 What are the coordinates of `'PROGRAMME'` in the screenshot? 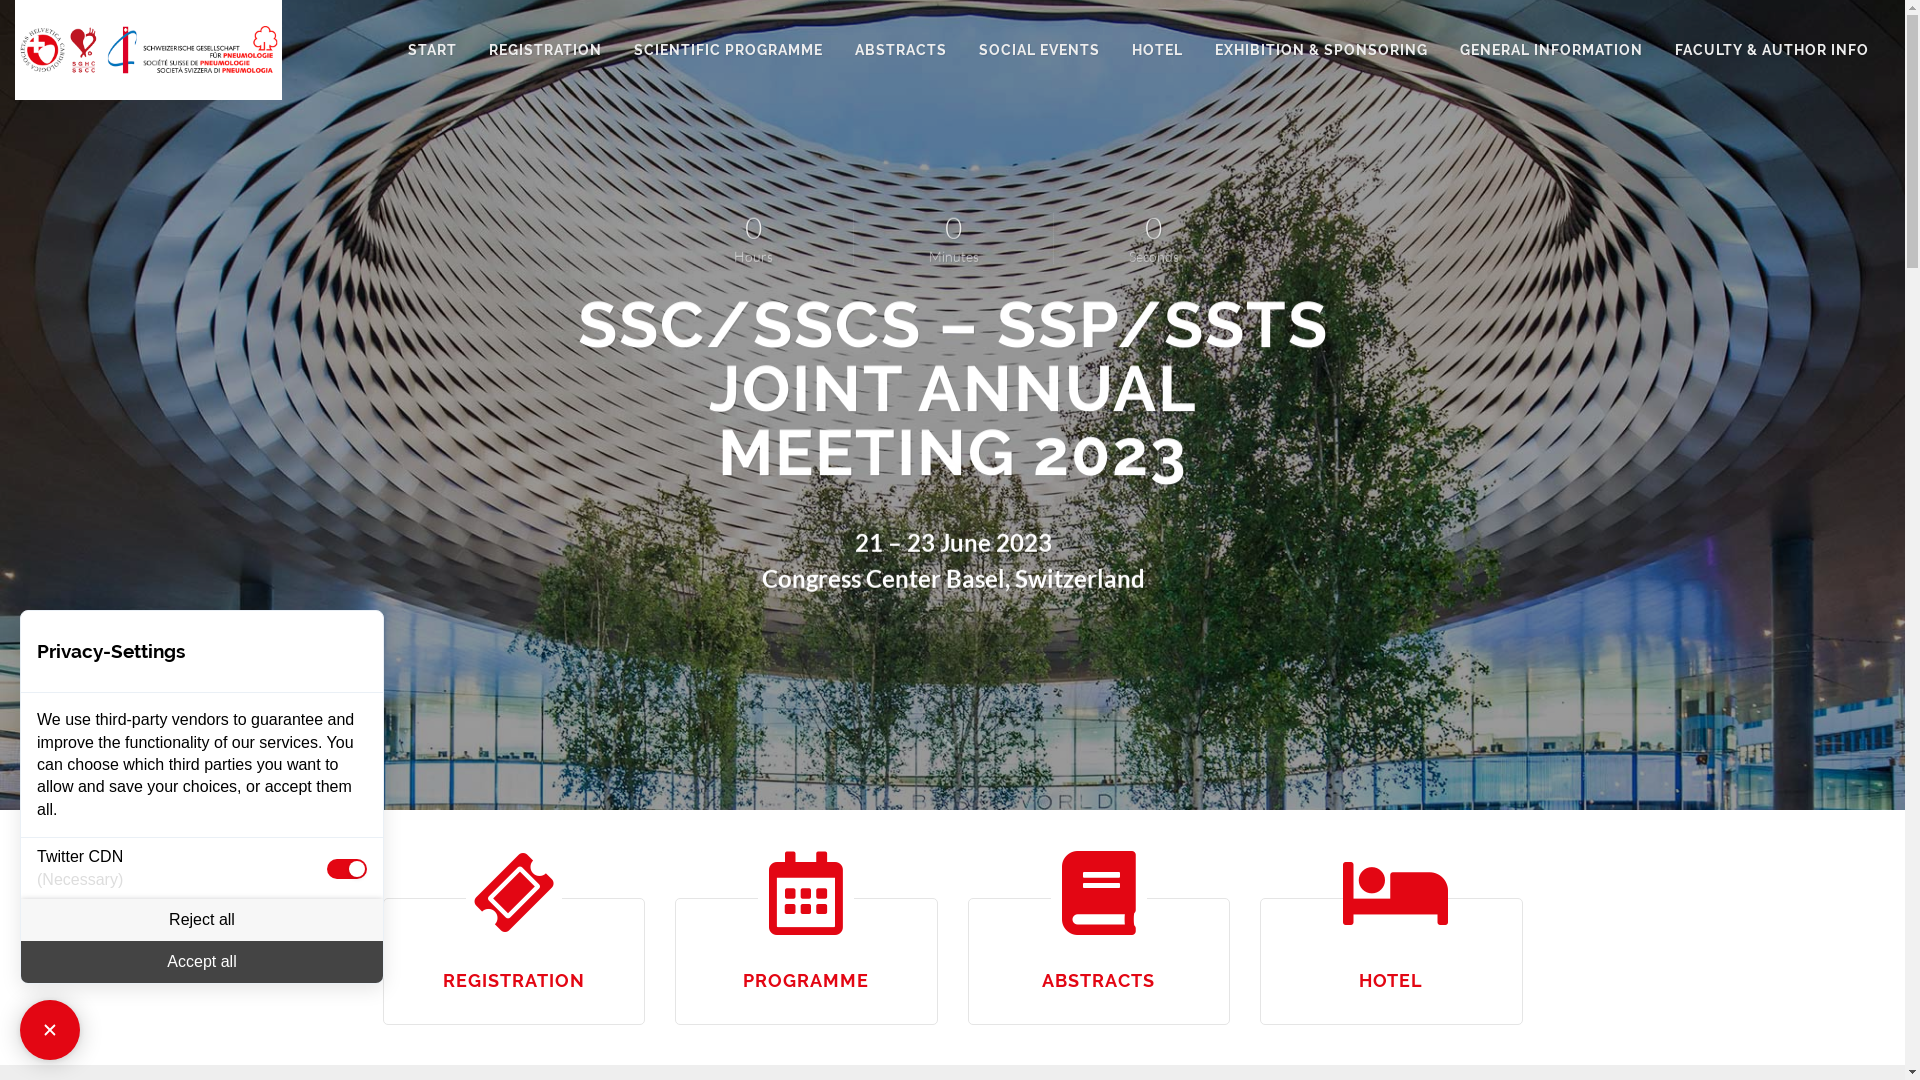 It's located at (806, 979).